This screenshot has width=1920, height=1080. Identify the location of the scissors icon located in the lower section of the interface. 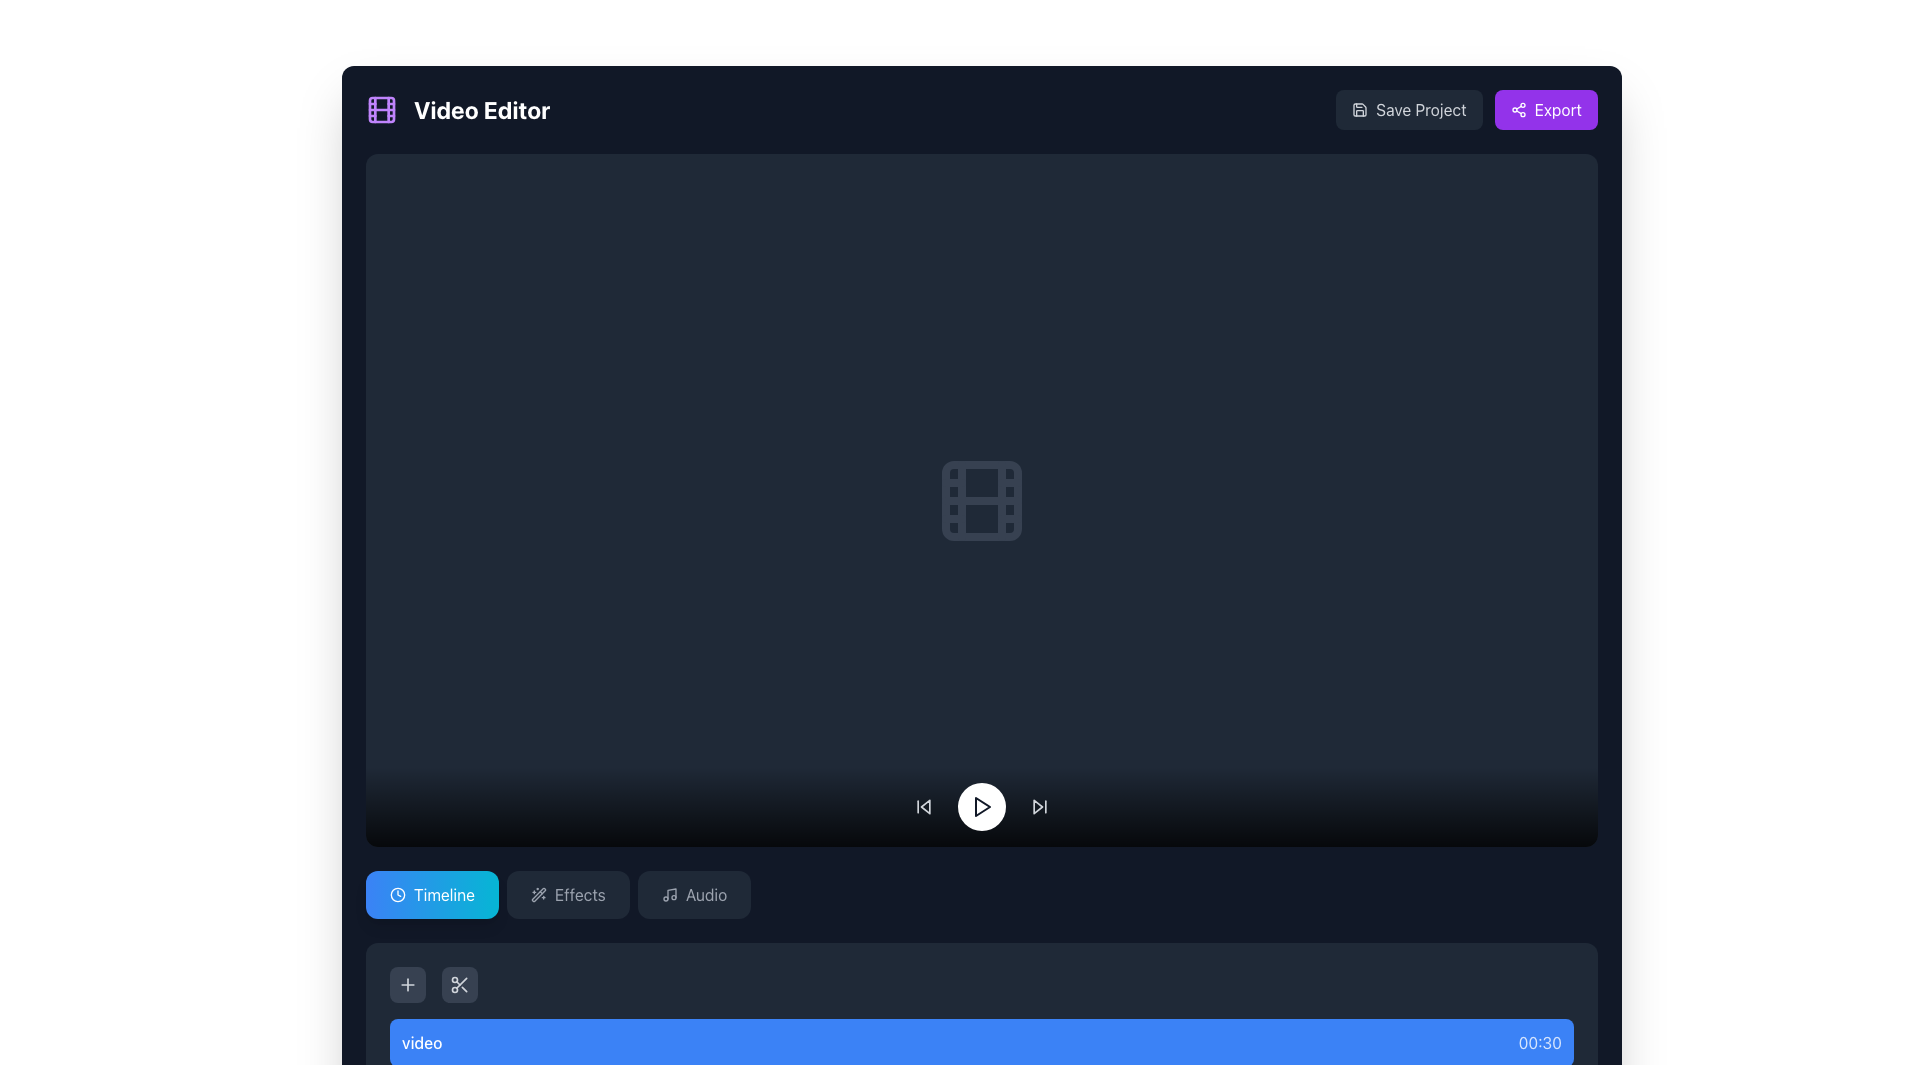
(459, 983).